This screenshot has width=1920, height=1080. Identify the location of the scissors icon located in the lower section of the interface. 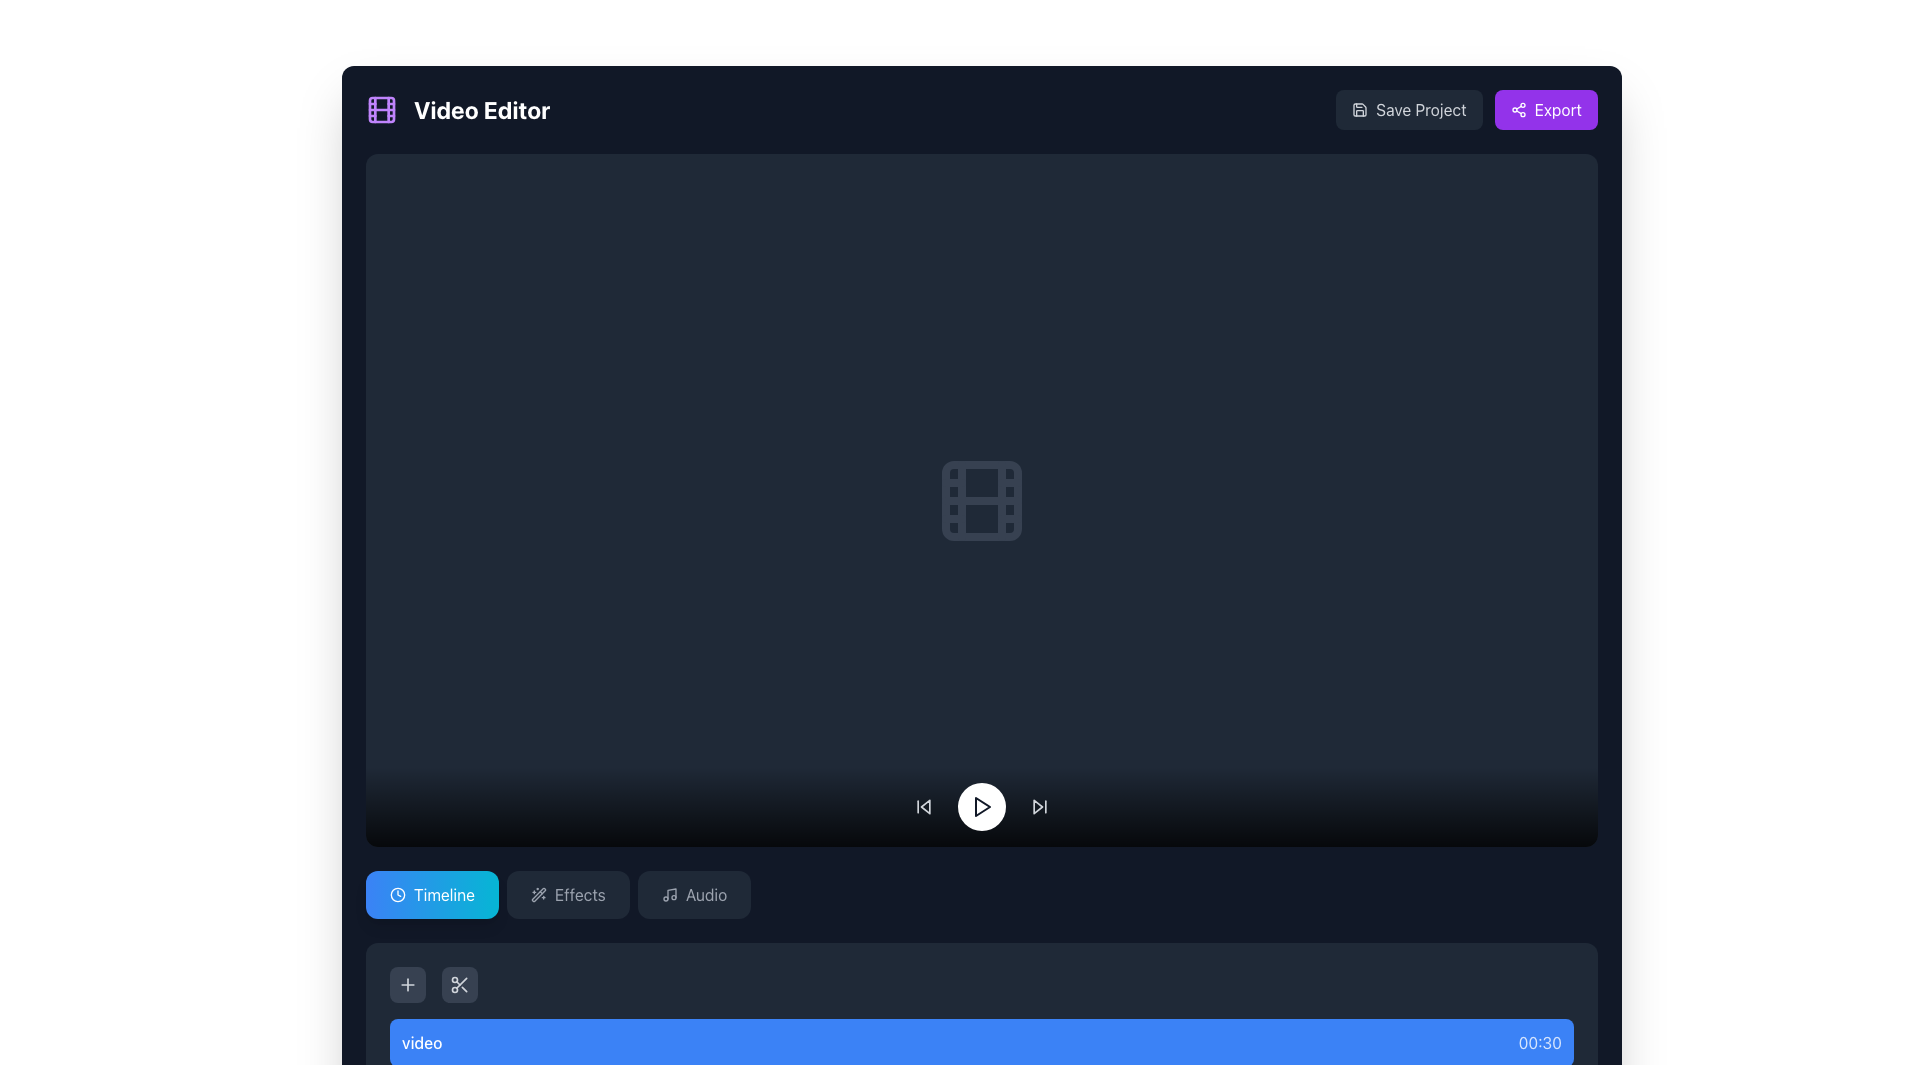
(459, 983).